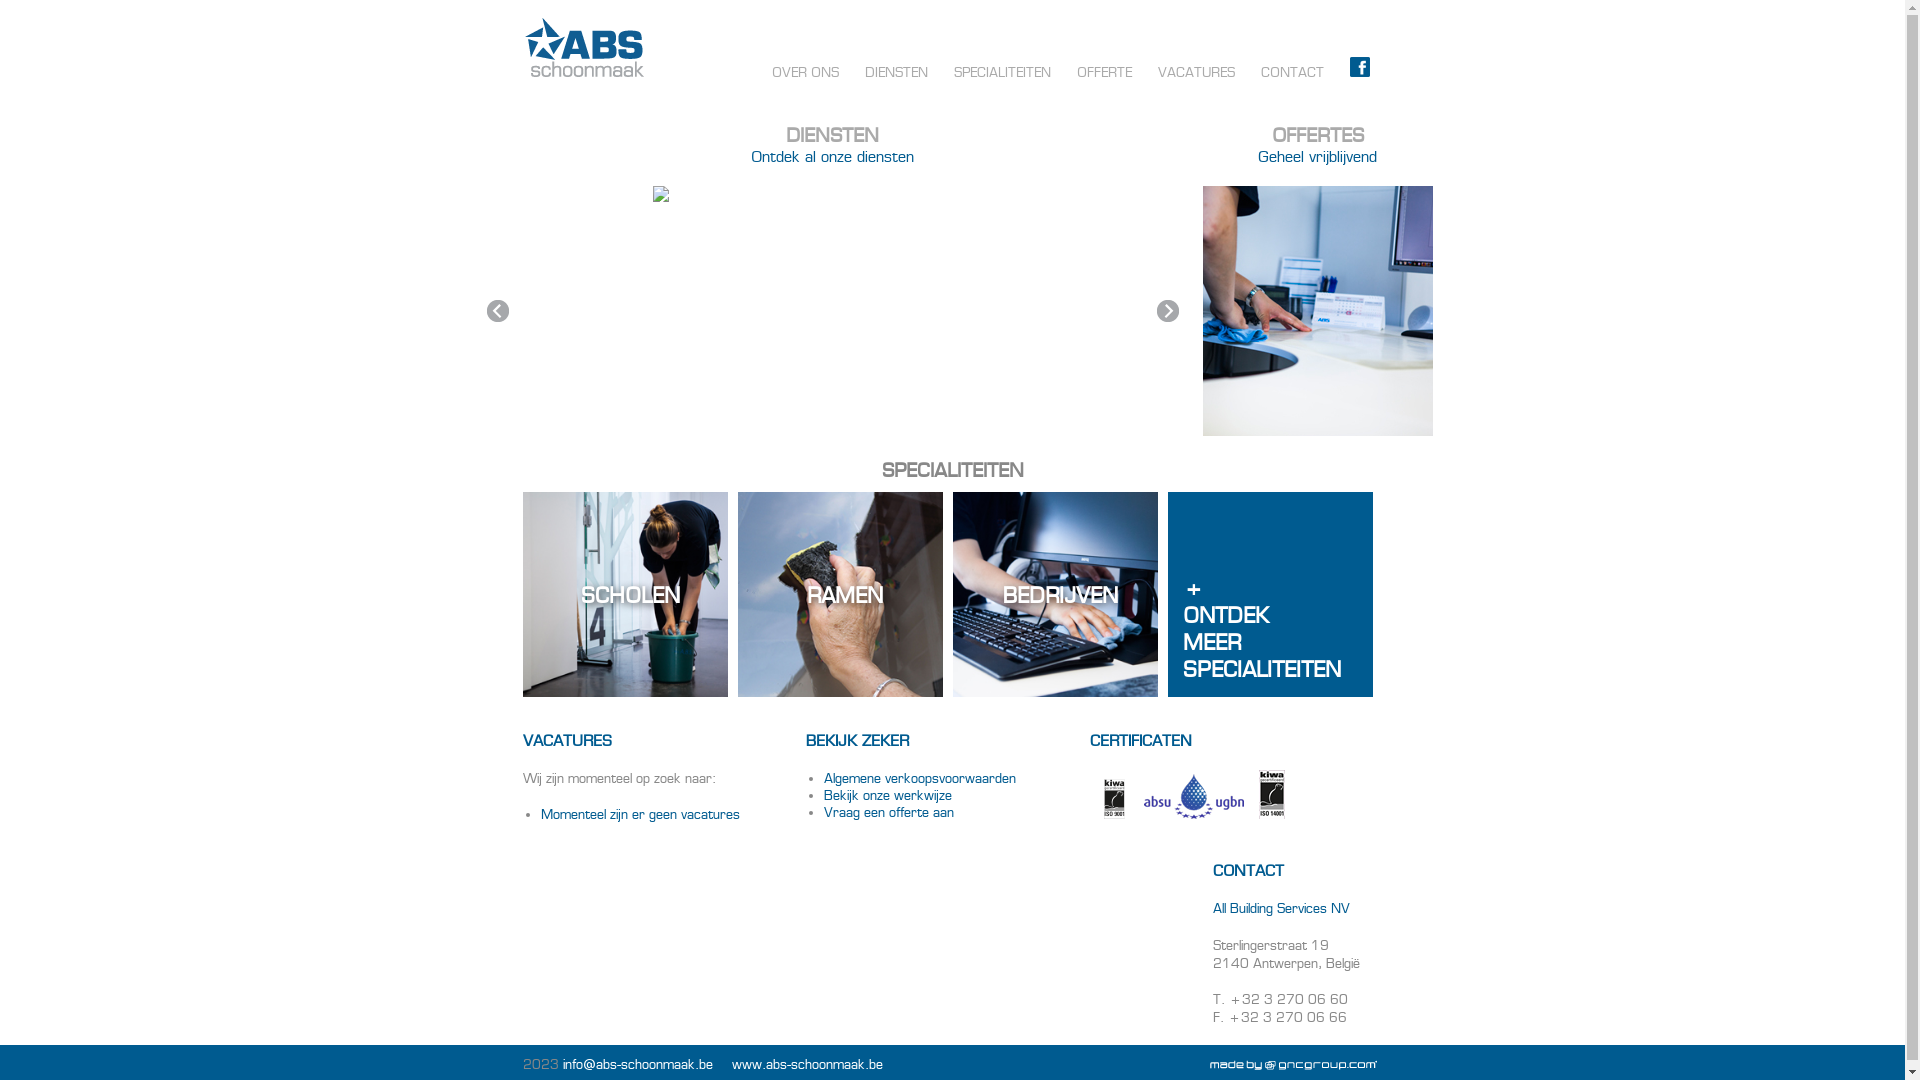  I want to click on 'OVER ONS', so click(757, 71).